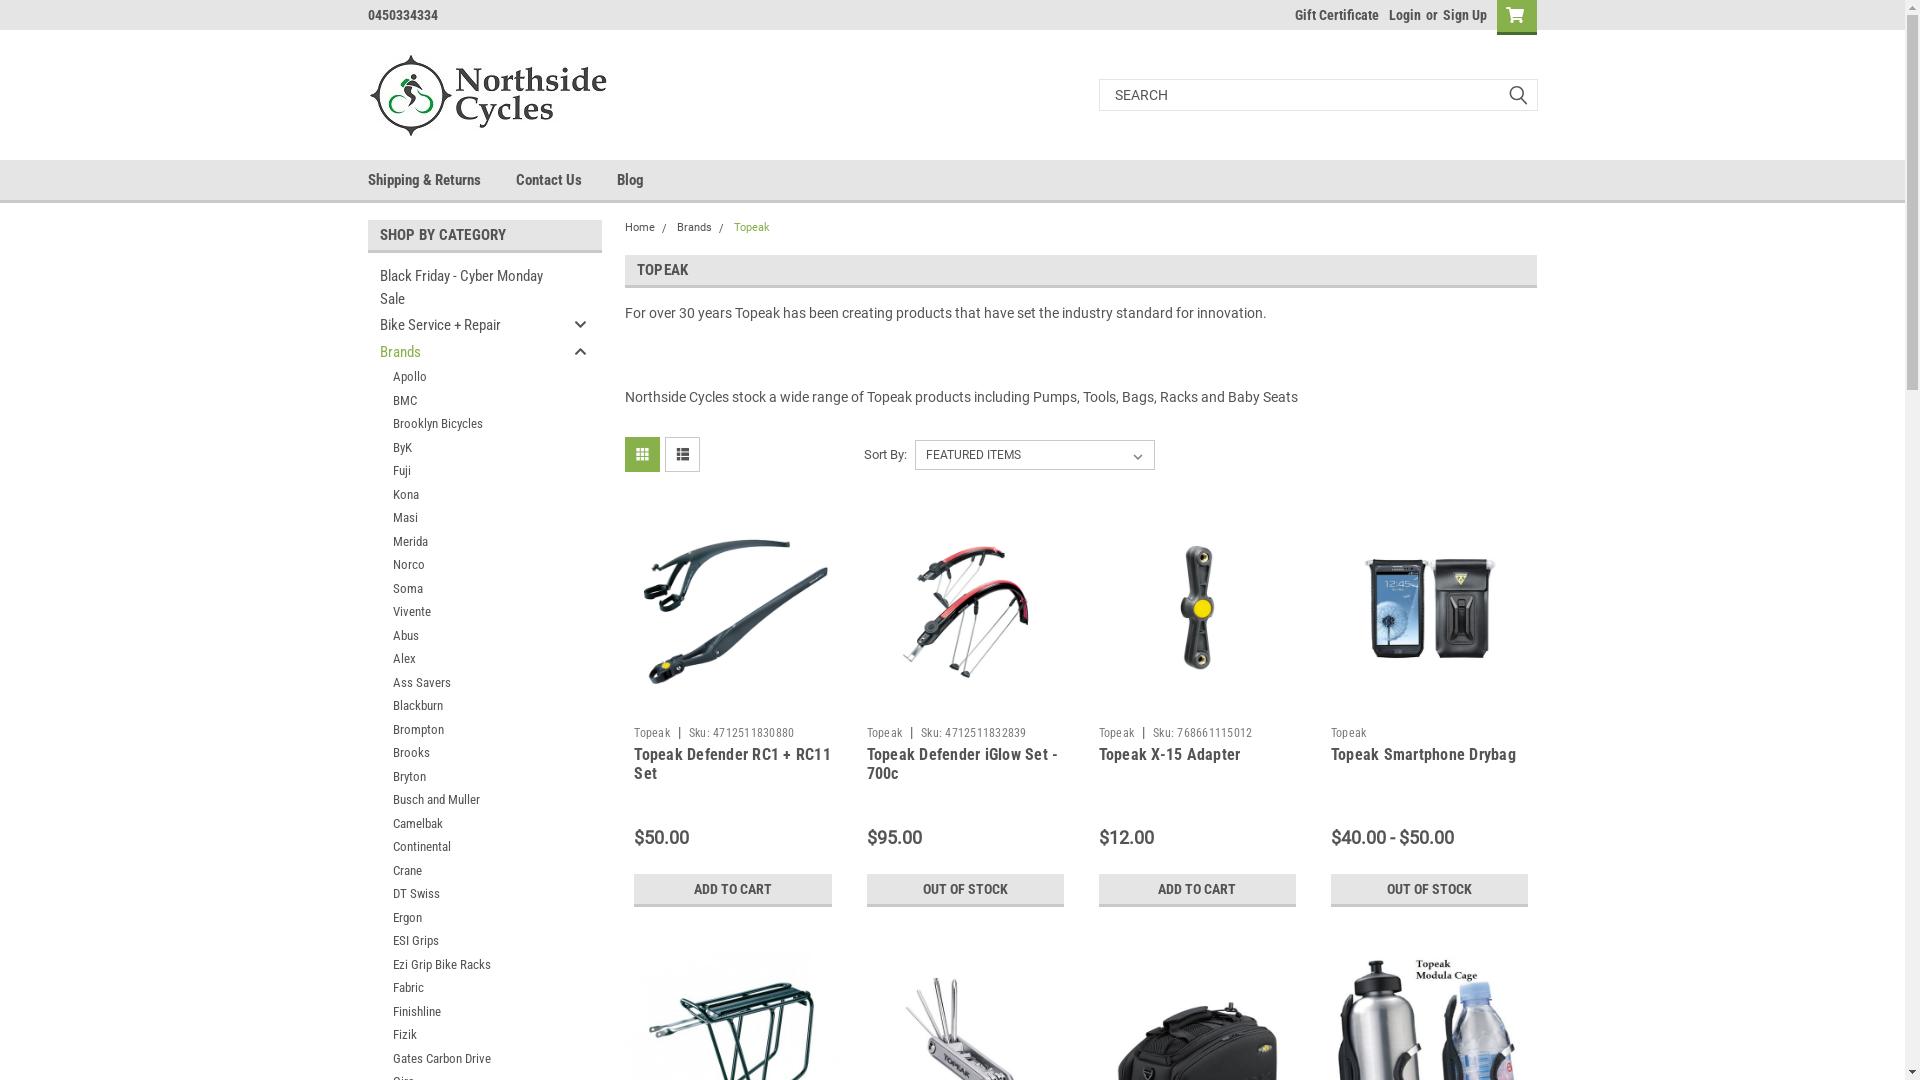  I want to click on 'Topeak Smartphone Drybag', so click(1422, 754).